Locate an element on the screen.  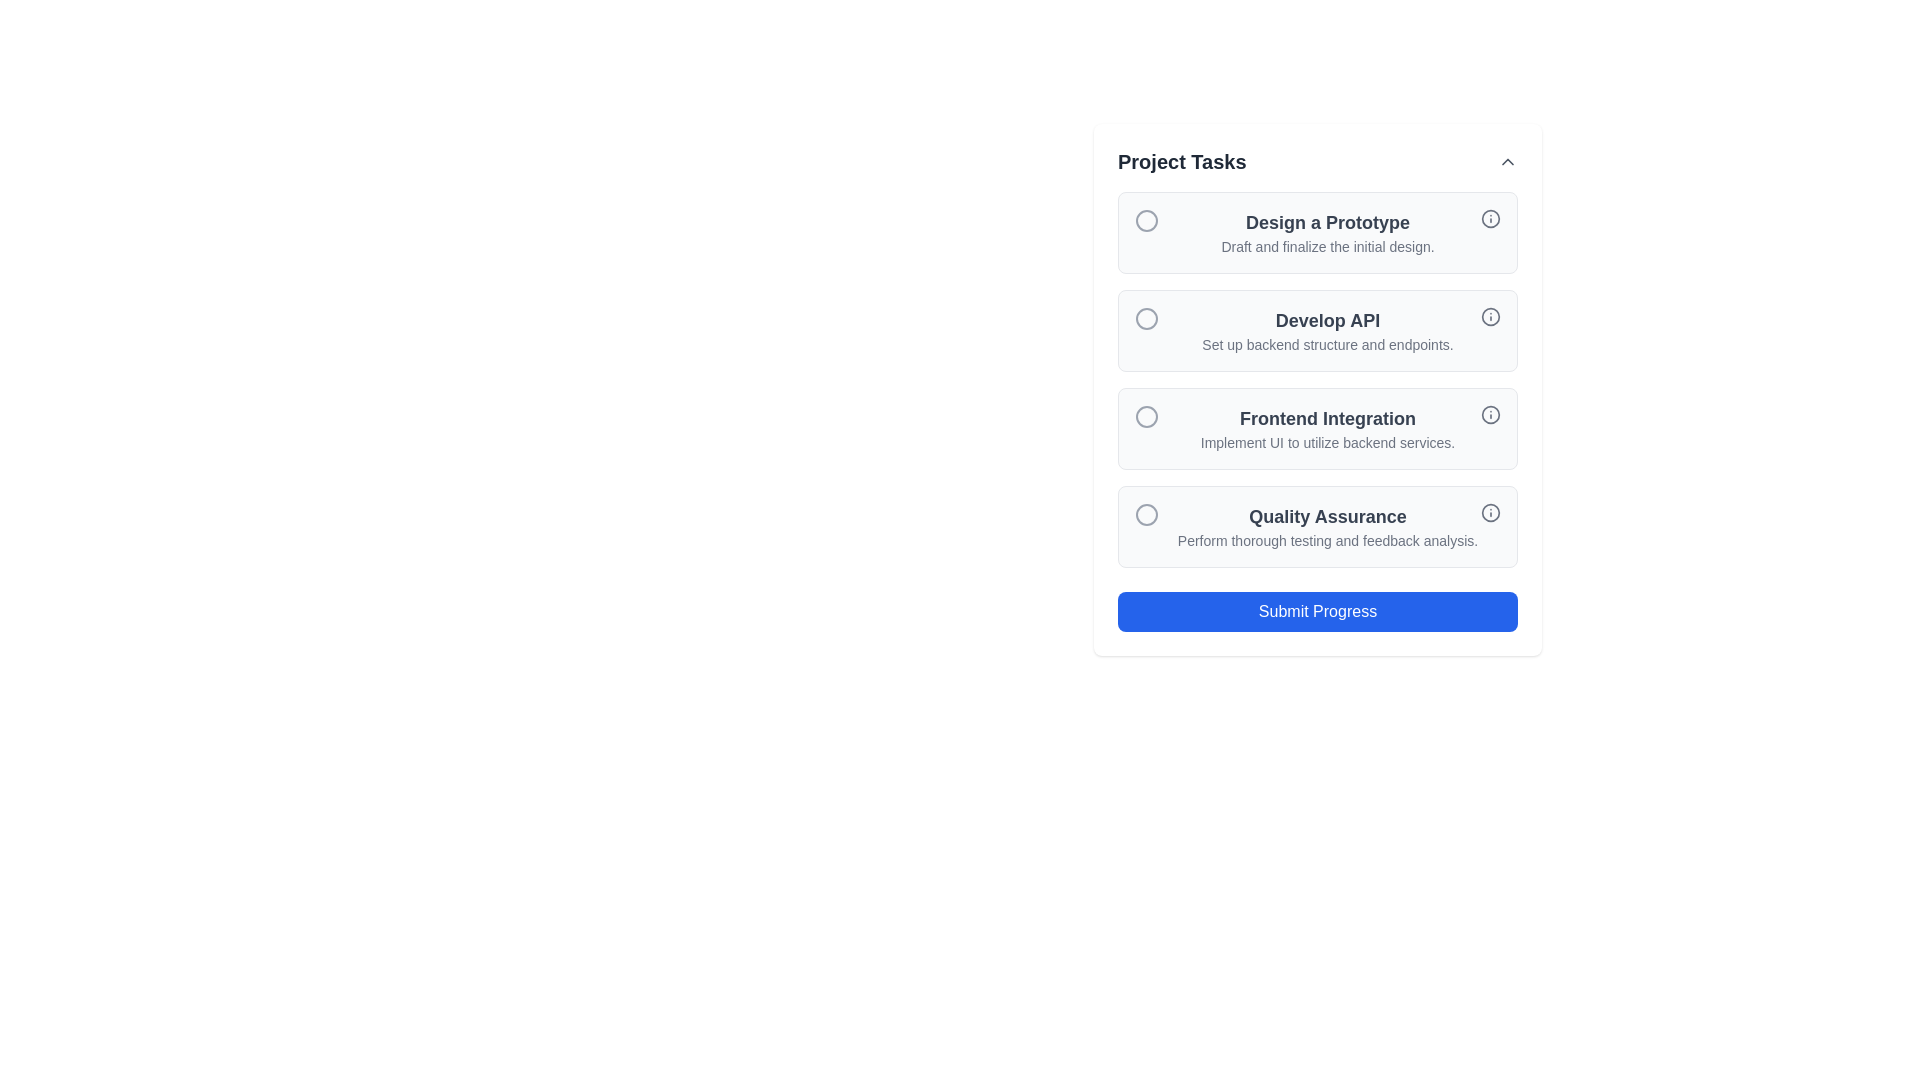
the task item titled 'Design a Prototype' is located at coordinates (1318, 231).